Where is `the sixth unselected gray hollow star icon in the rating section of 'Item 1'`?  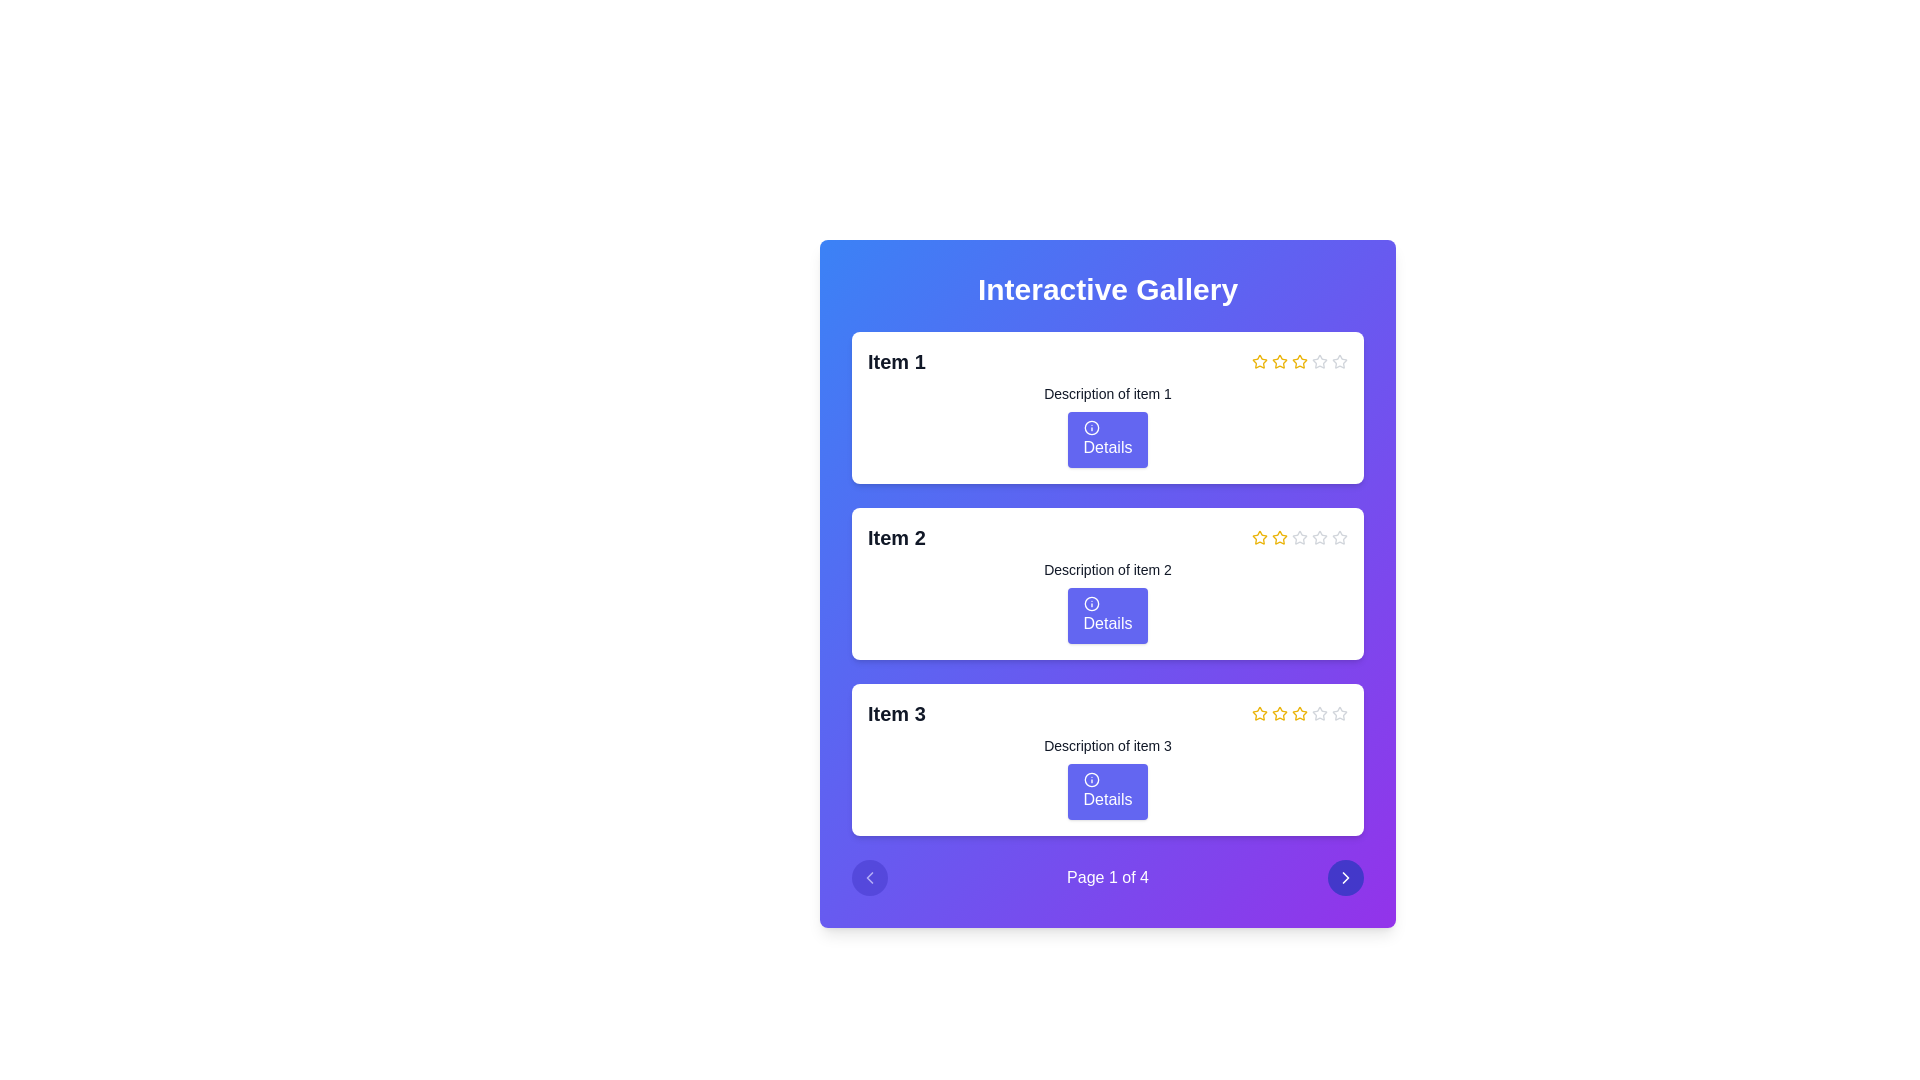
the sixth unselected gray hollow star icon in the rating section of 'Item 1' is located at coordinates (1320, 362).